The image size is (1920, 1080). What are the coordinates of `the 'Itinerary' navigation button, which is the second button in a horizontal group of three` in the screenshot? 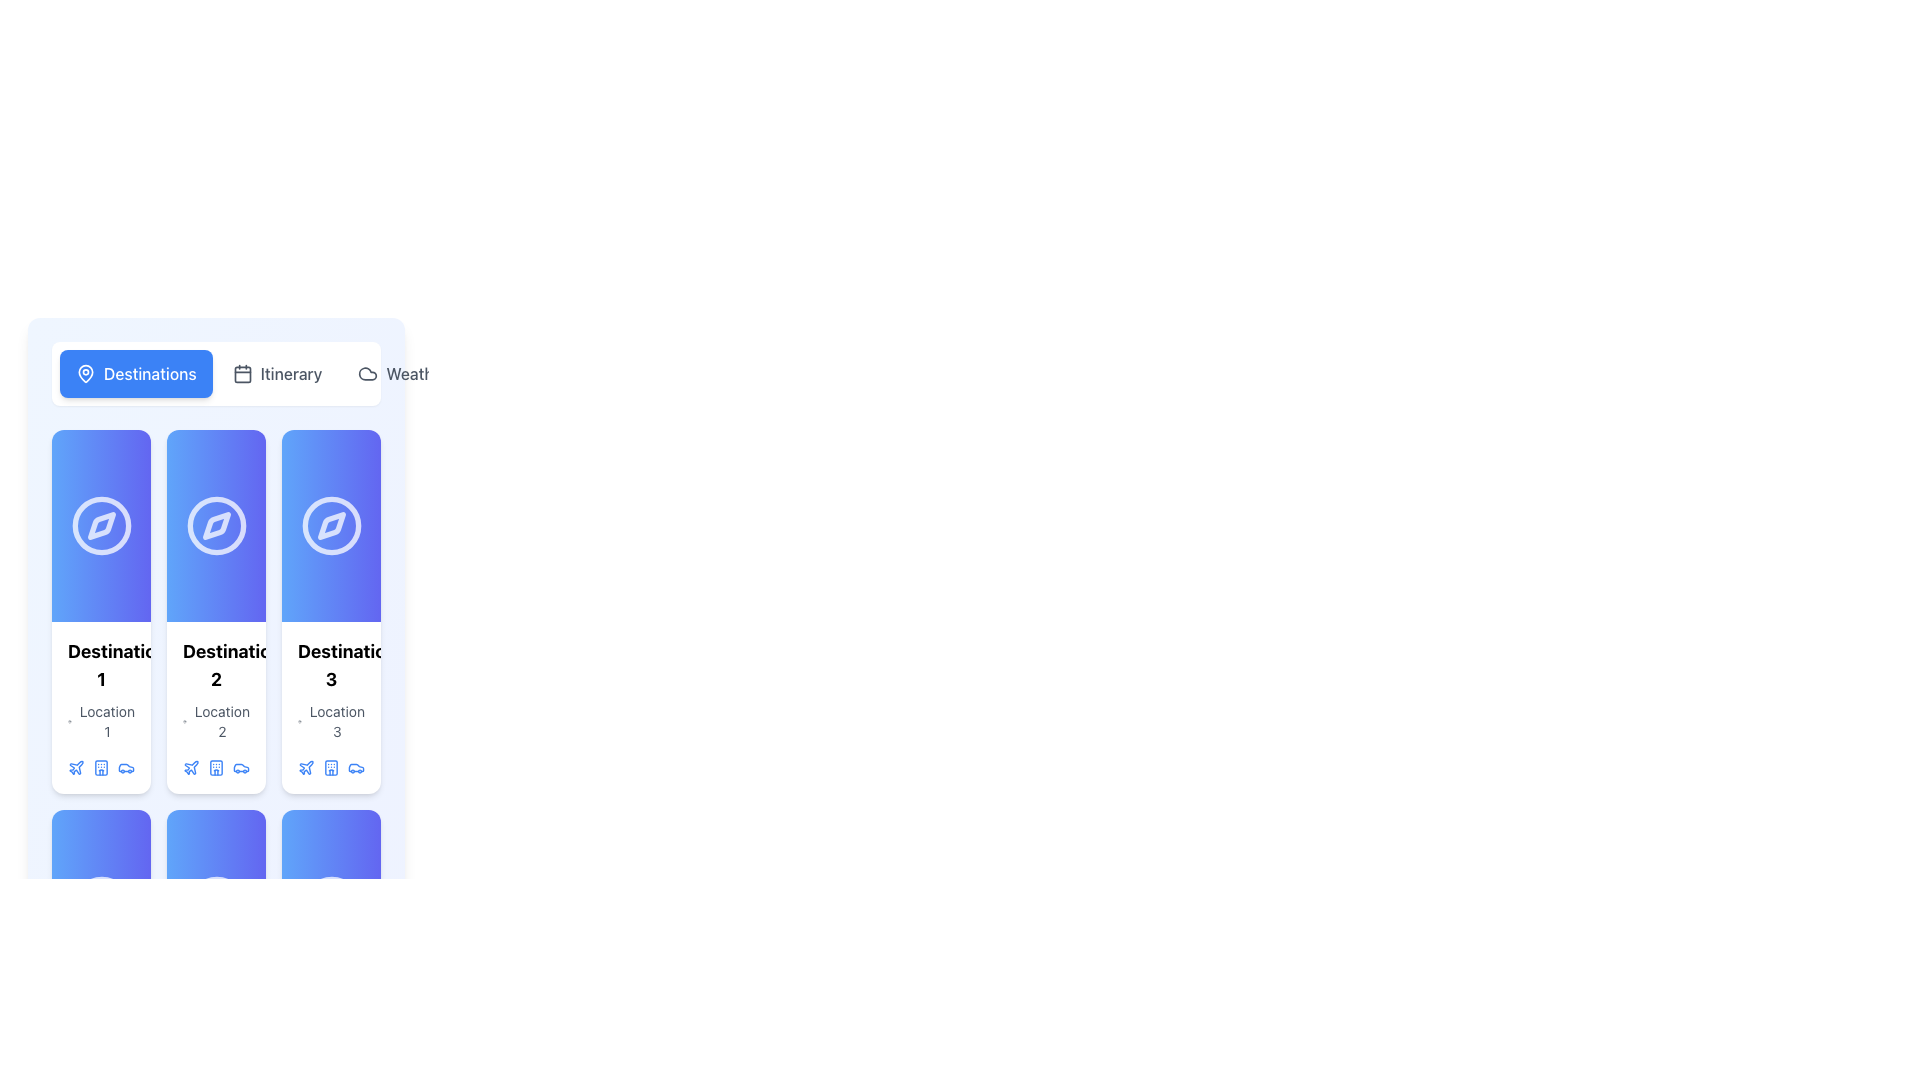 It's located at (276, 374).